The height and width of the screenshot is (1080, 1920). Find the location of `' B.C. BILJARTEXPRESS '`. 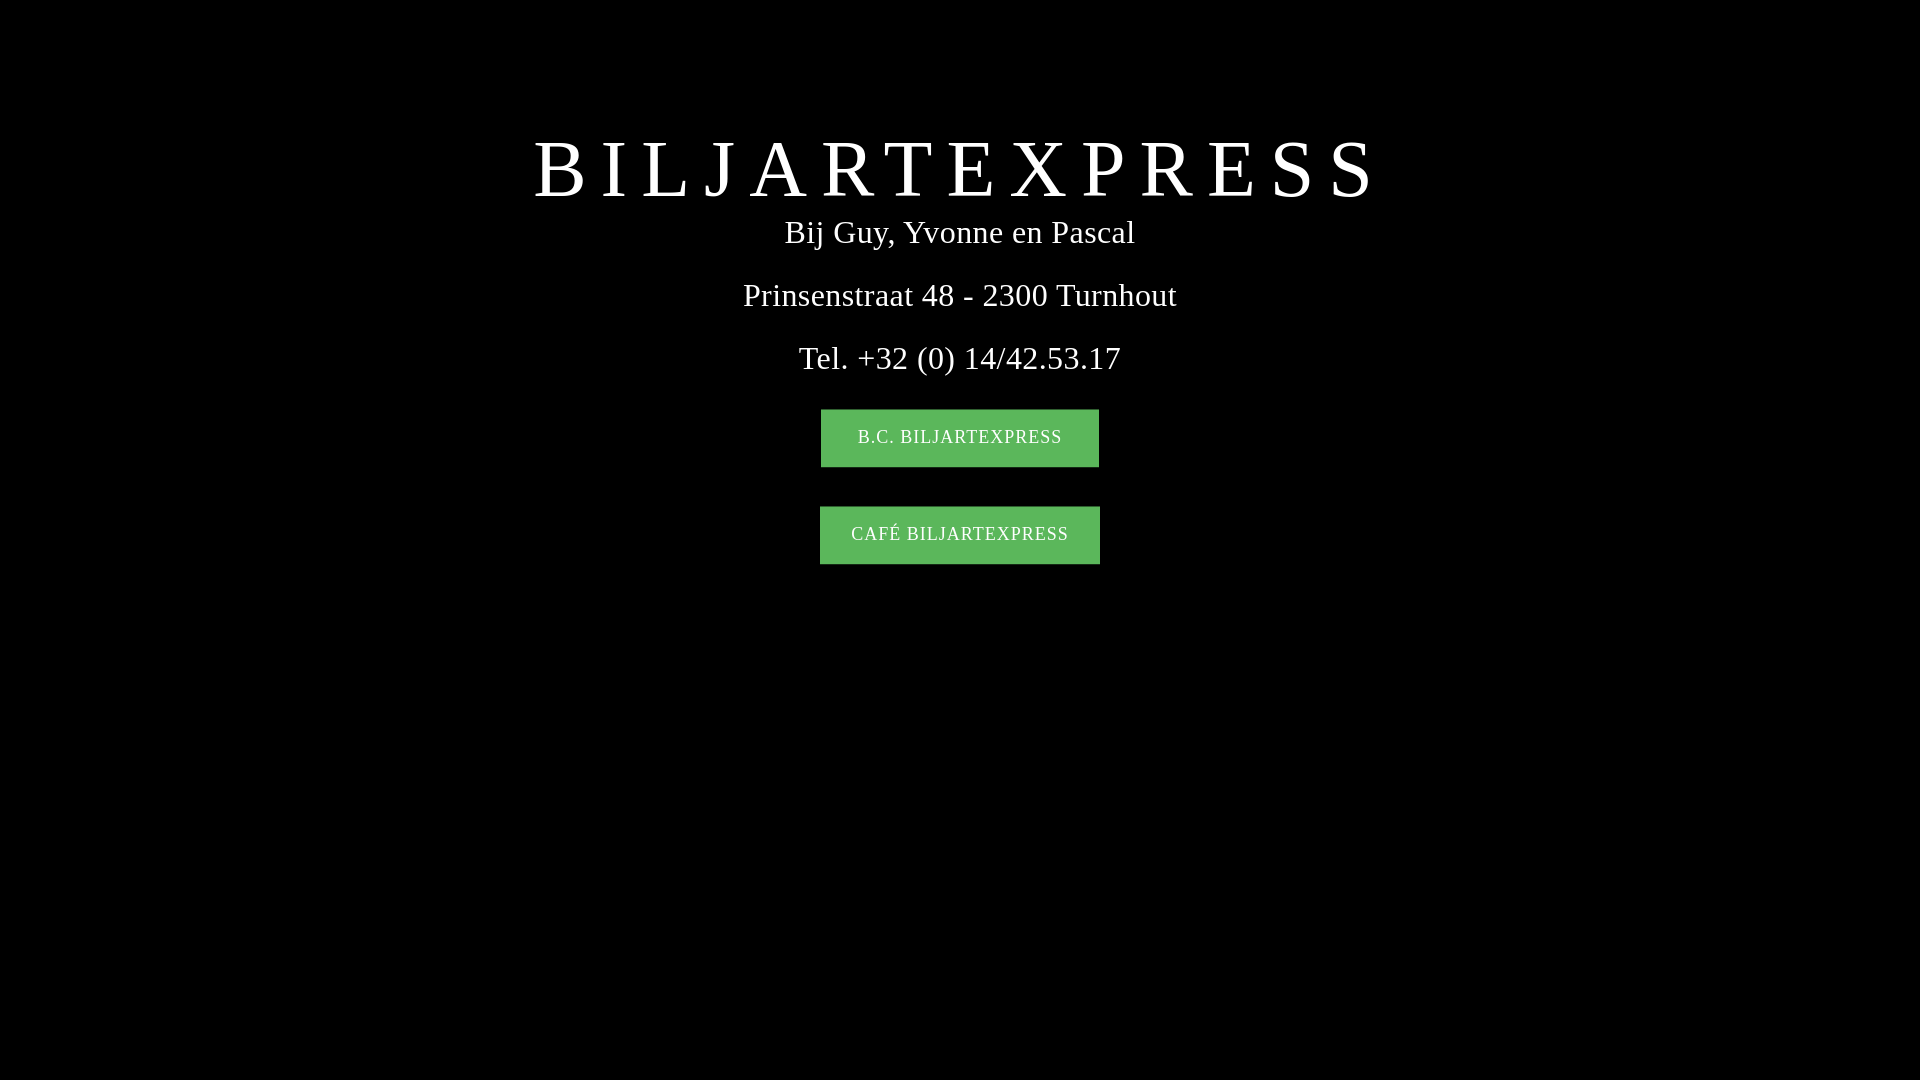

' B.C. BILJARTEXPRESS ' is located at coordinates (820, 438).